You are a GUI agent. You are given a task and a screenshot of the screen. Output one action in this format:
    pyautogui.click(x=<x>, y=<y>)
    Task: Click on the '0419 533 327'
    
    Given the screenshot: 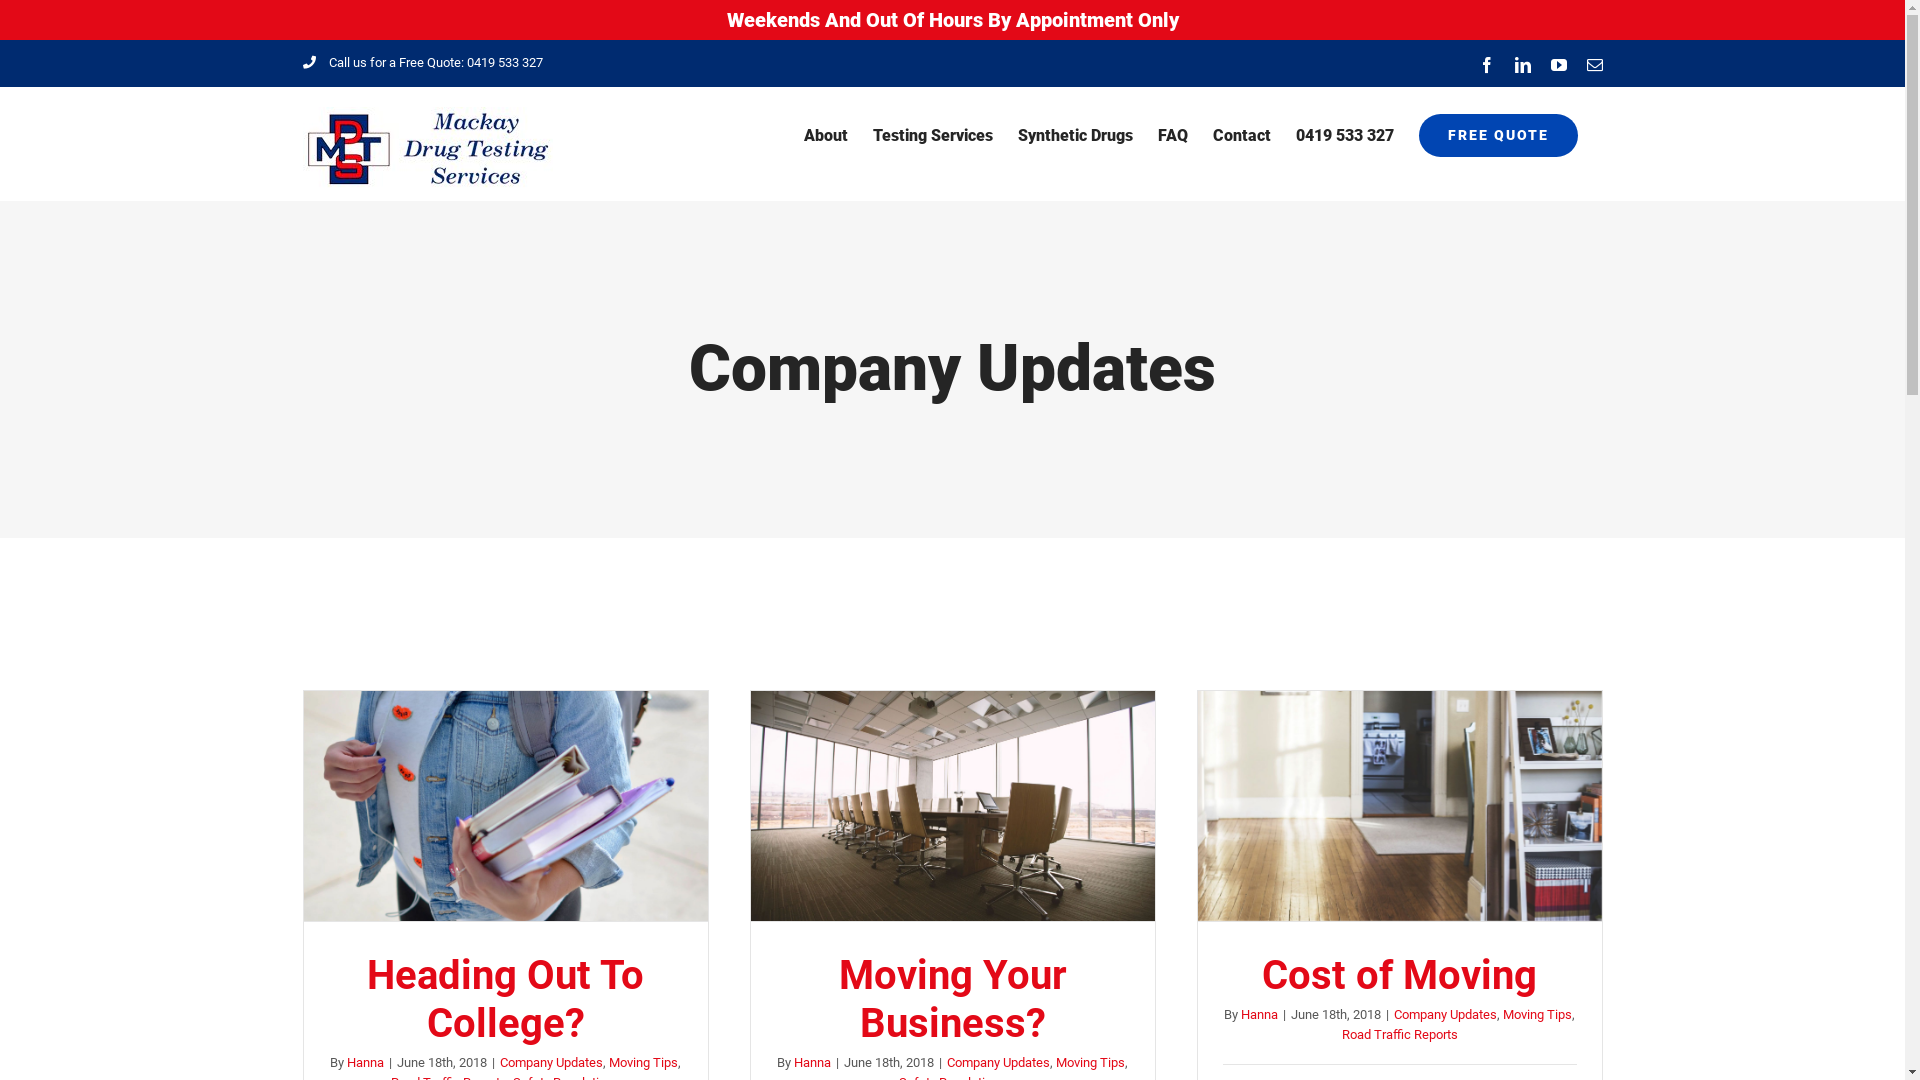 What is the action you would take?
    pyautogui.click(x=1344, y=135)
    